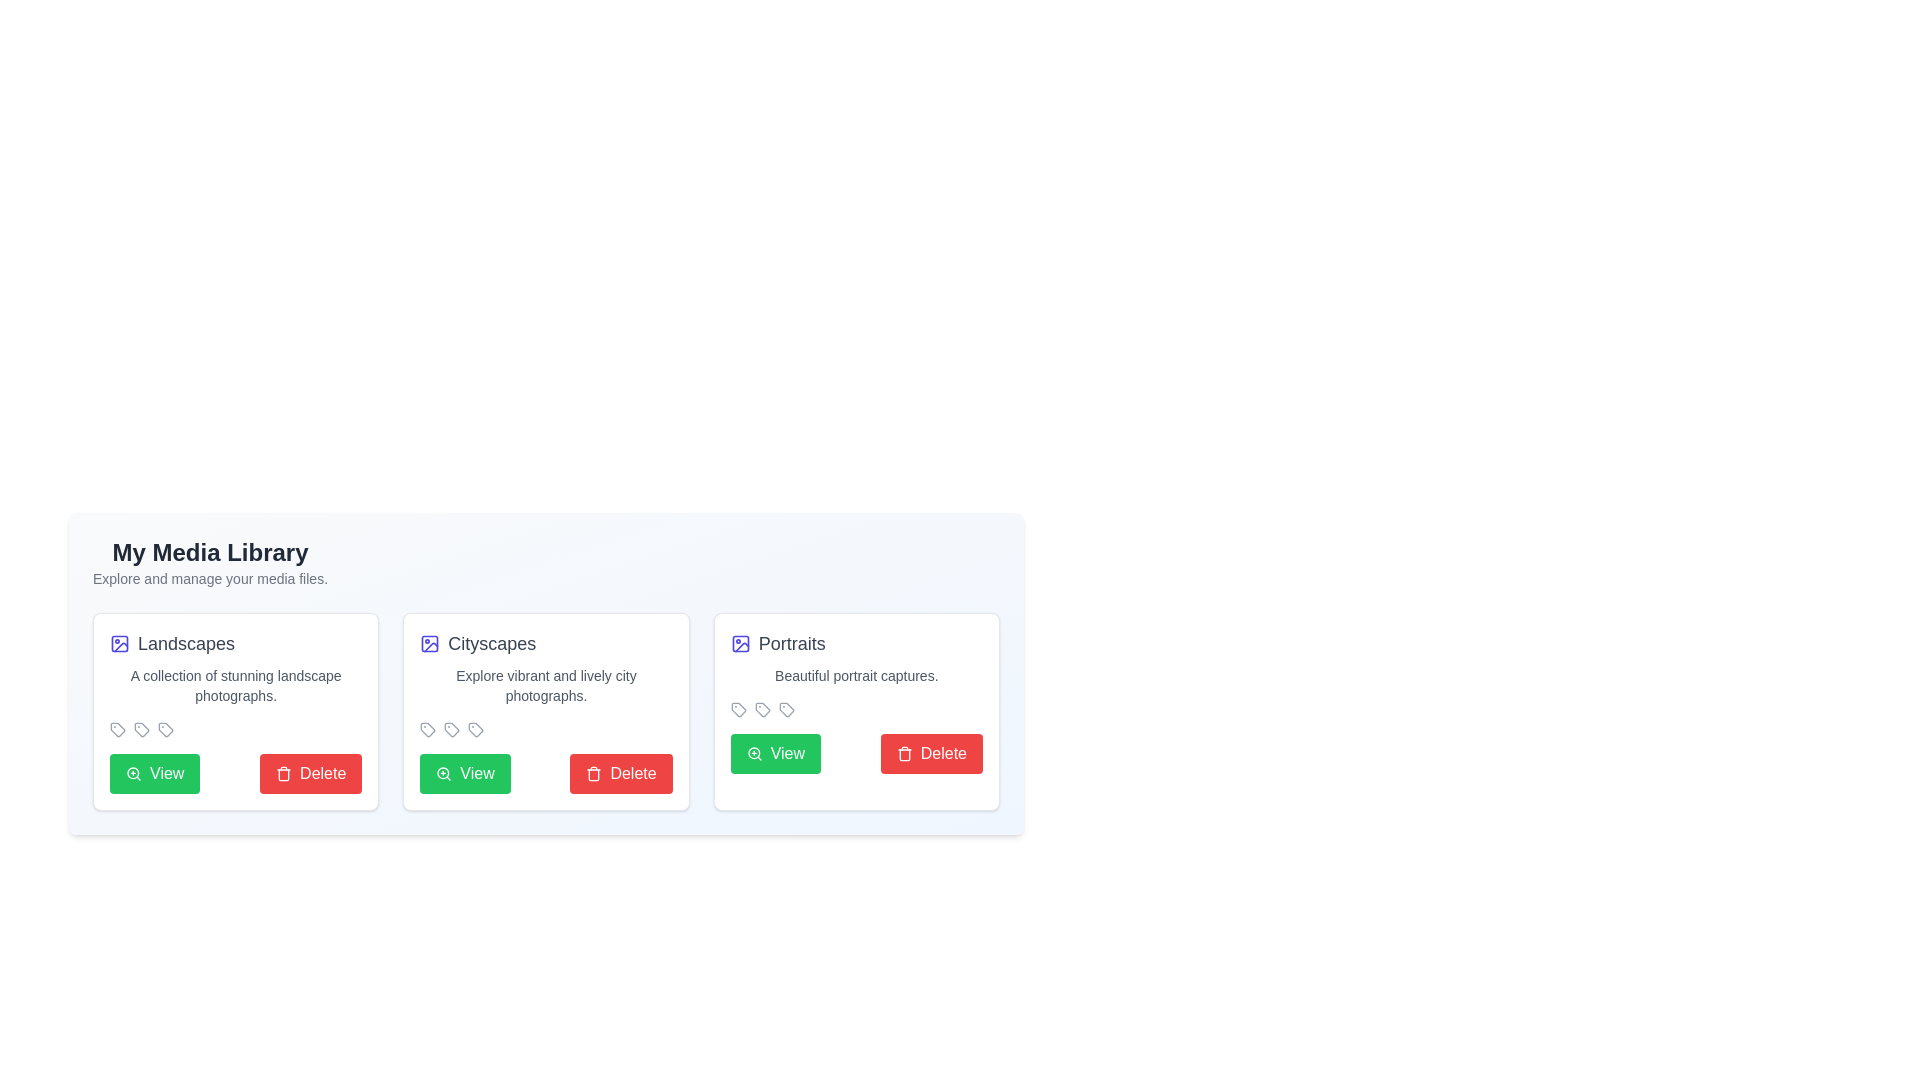 The image size is (1920, 1080). Describe the element at coordinates (593, 773) in the screenshot. I see `the trash can icon representing the 'Delete' button located at the bottom-right corner of the 'Cityscapes' card` at that location.